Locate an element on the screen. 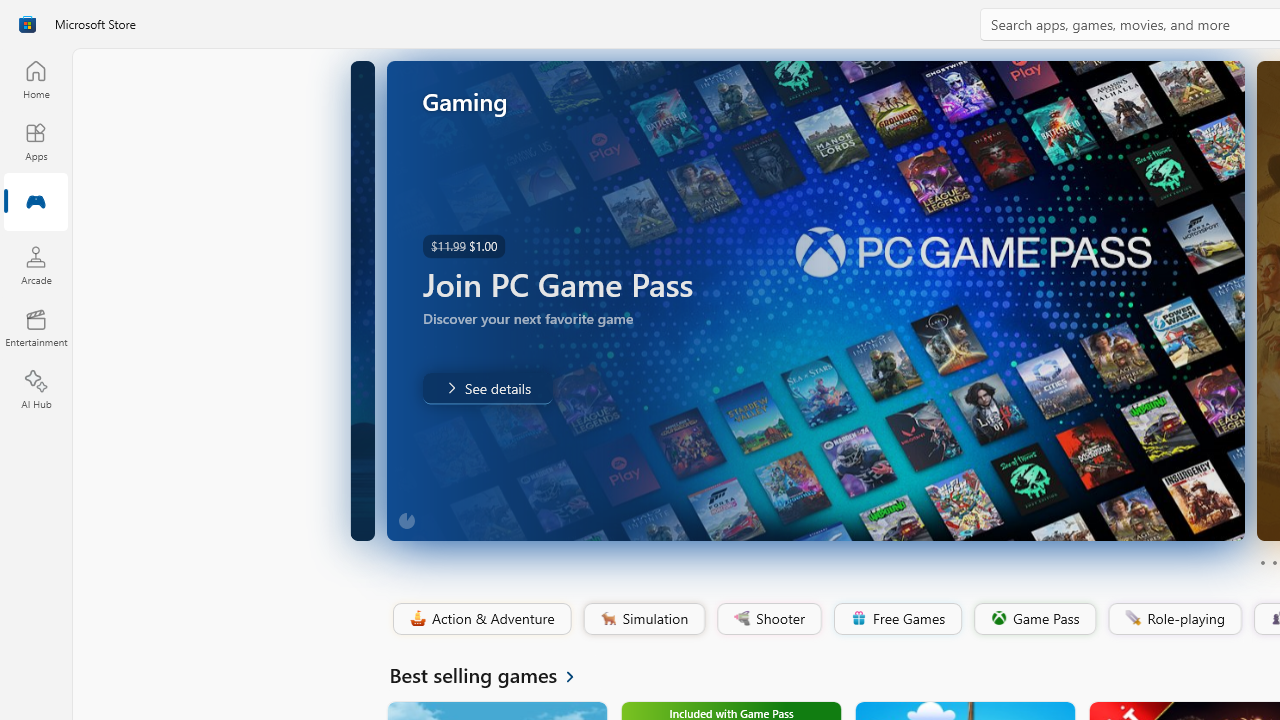  'Arcade' is located at coordinates (35, 264).